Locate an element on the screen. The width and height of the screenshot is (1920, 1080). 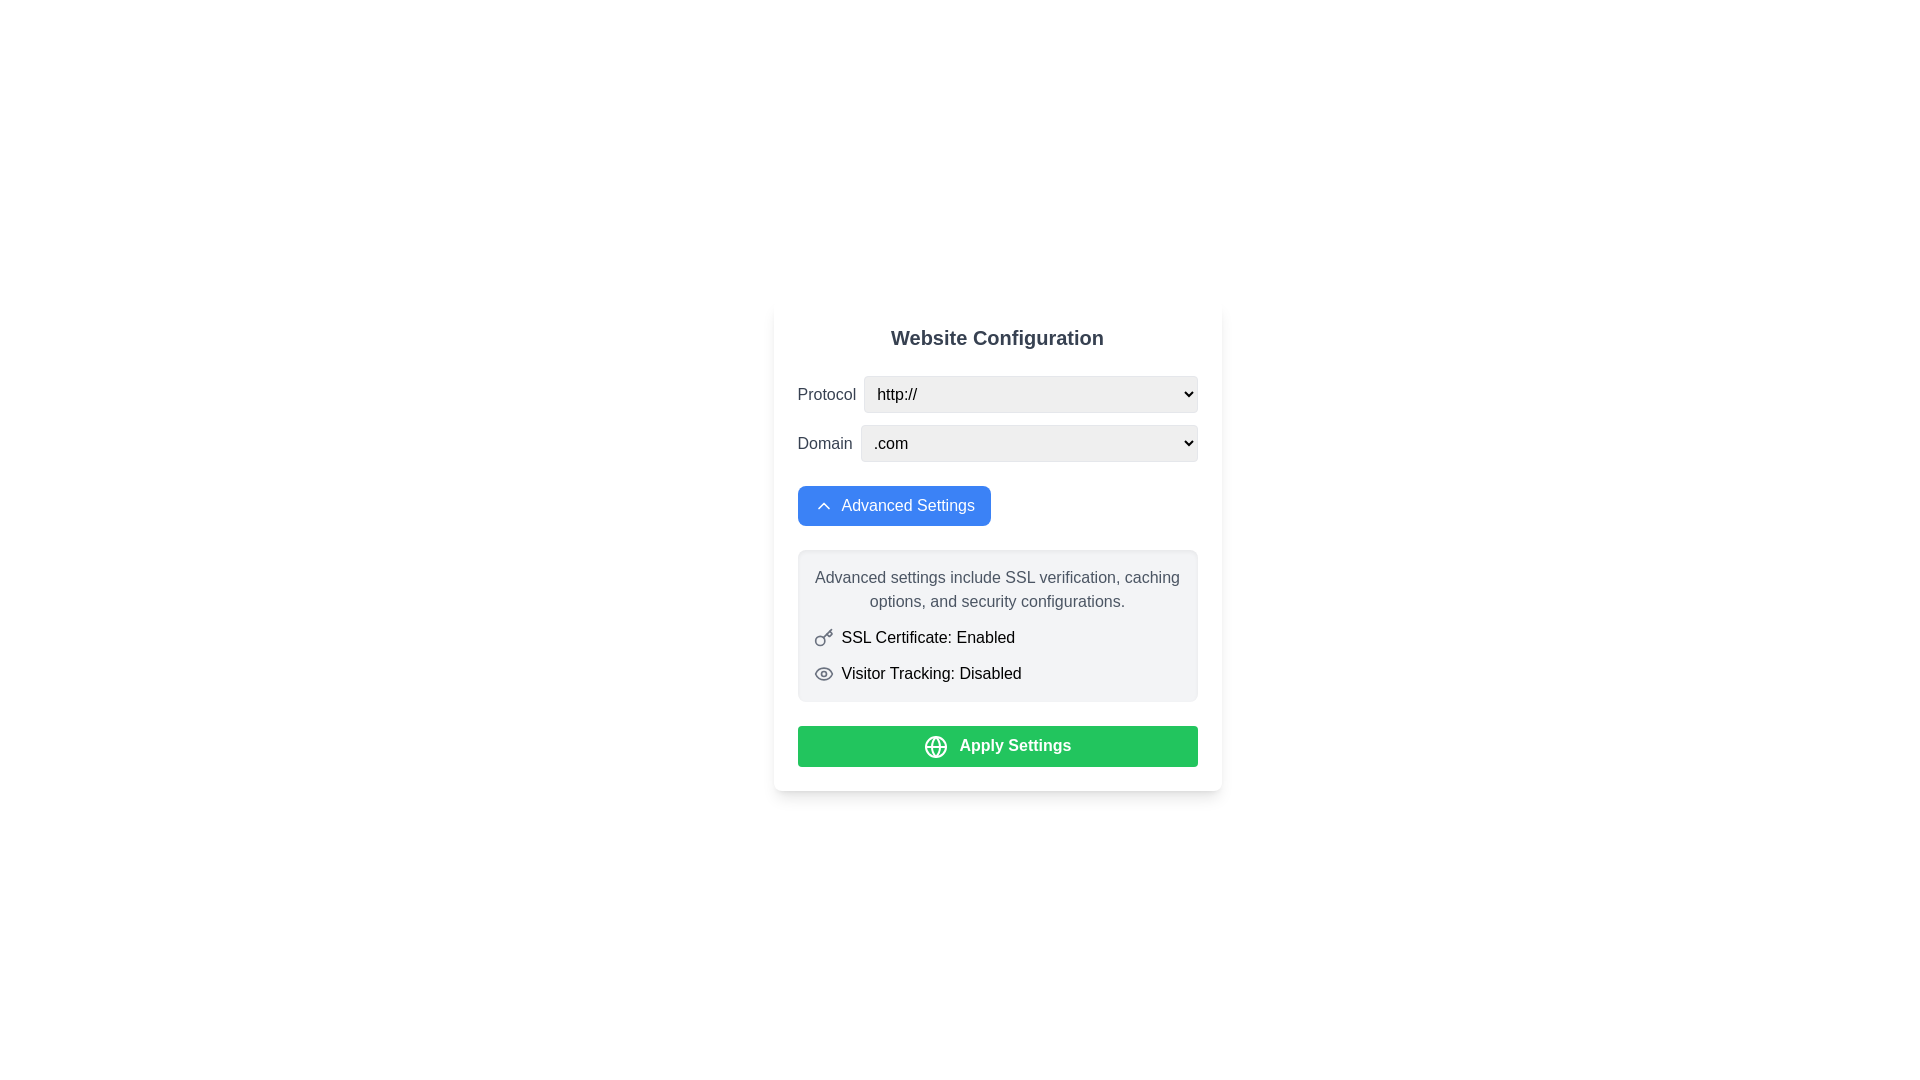
the dropdown input field for selecting the protocol of a URL, located above the 'Domain' field in the 'Website Configuration' section is located at coordinates (997, 394).